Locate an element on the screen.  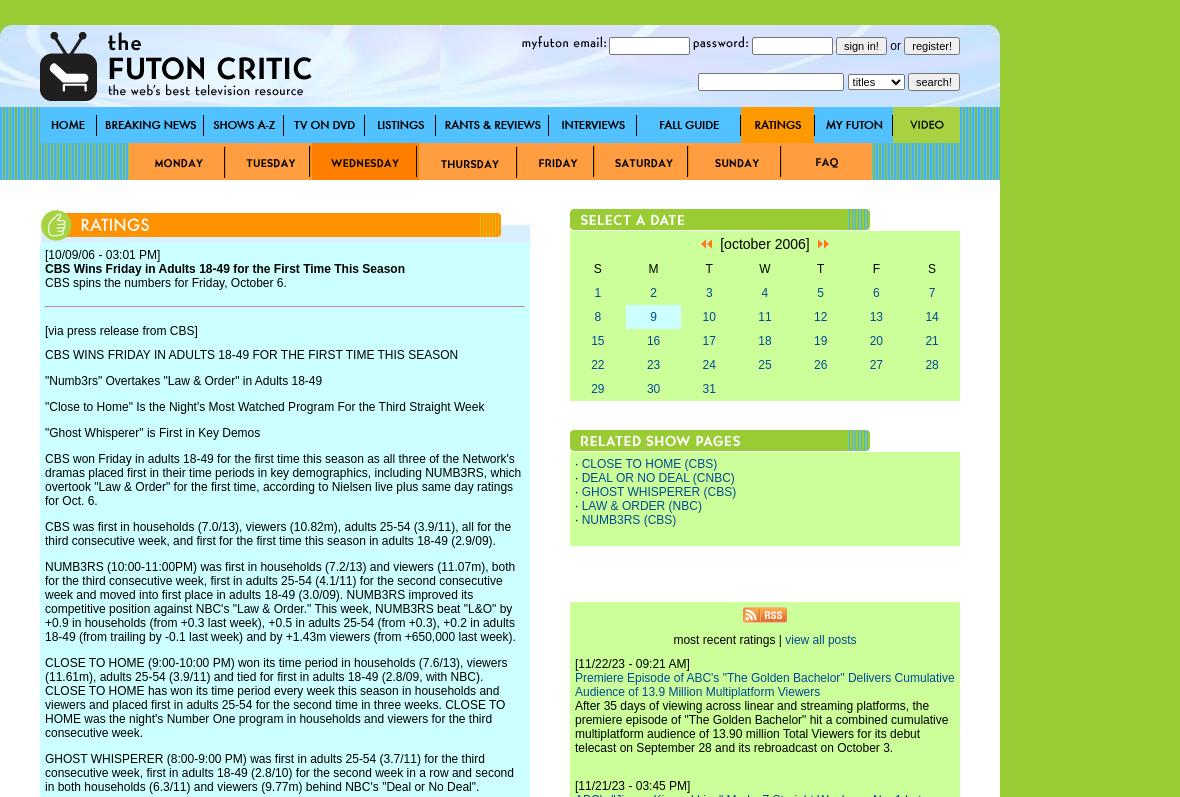
'13' is located at coordinates (876, 315).